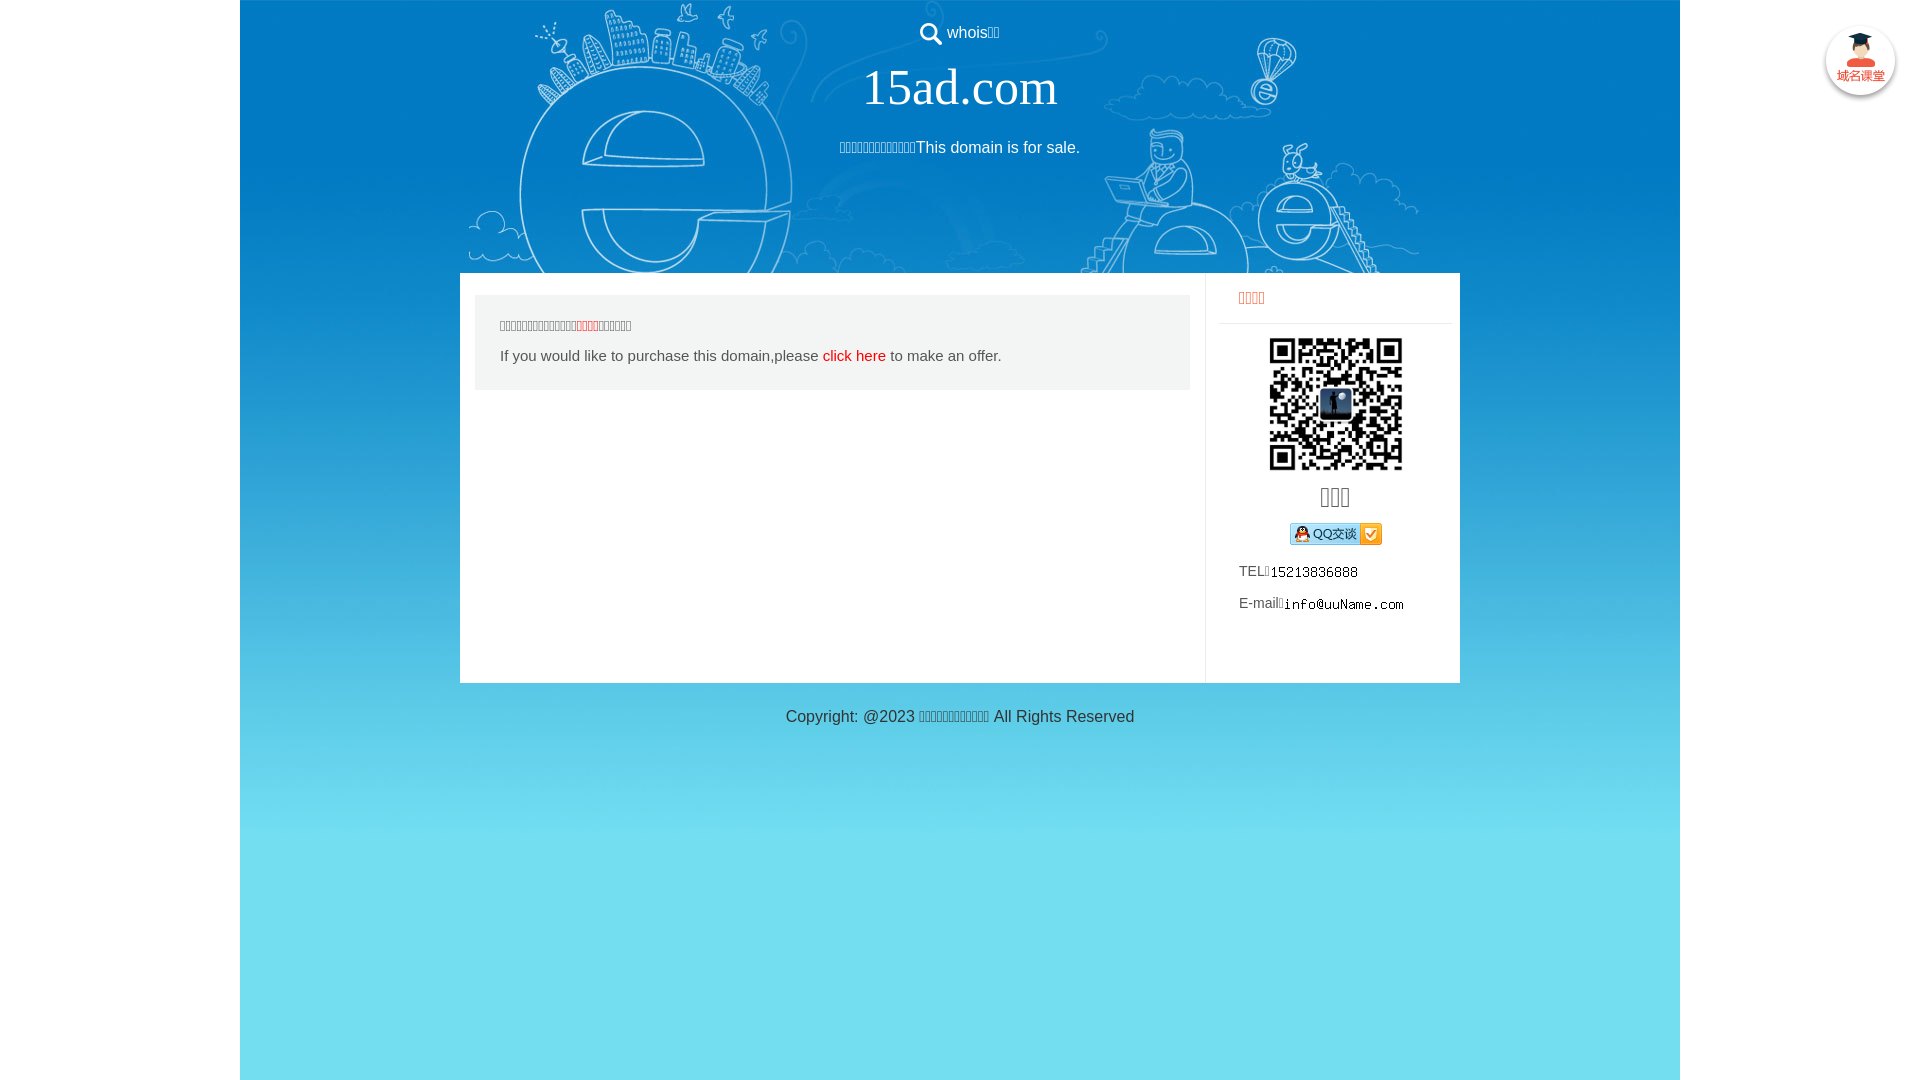 The height and width of the screenshot is (1080, 1920). I want to click on ' ', so click(1859, 62).